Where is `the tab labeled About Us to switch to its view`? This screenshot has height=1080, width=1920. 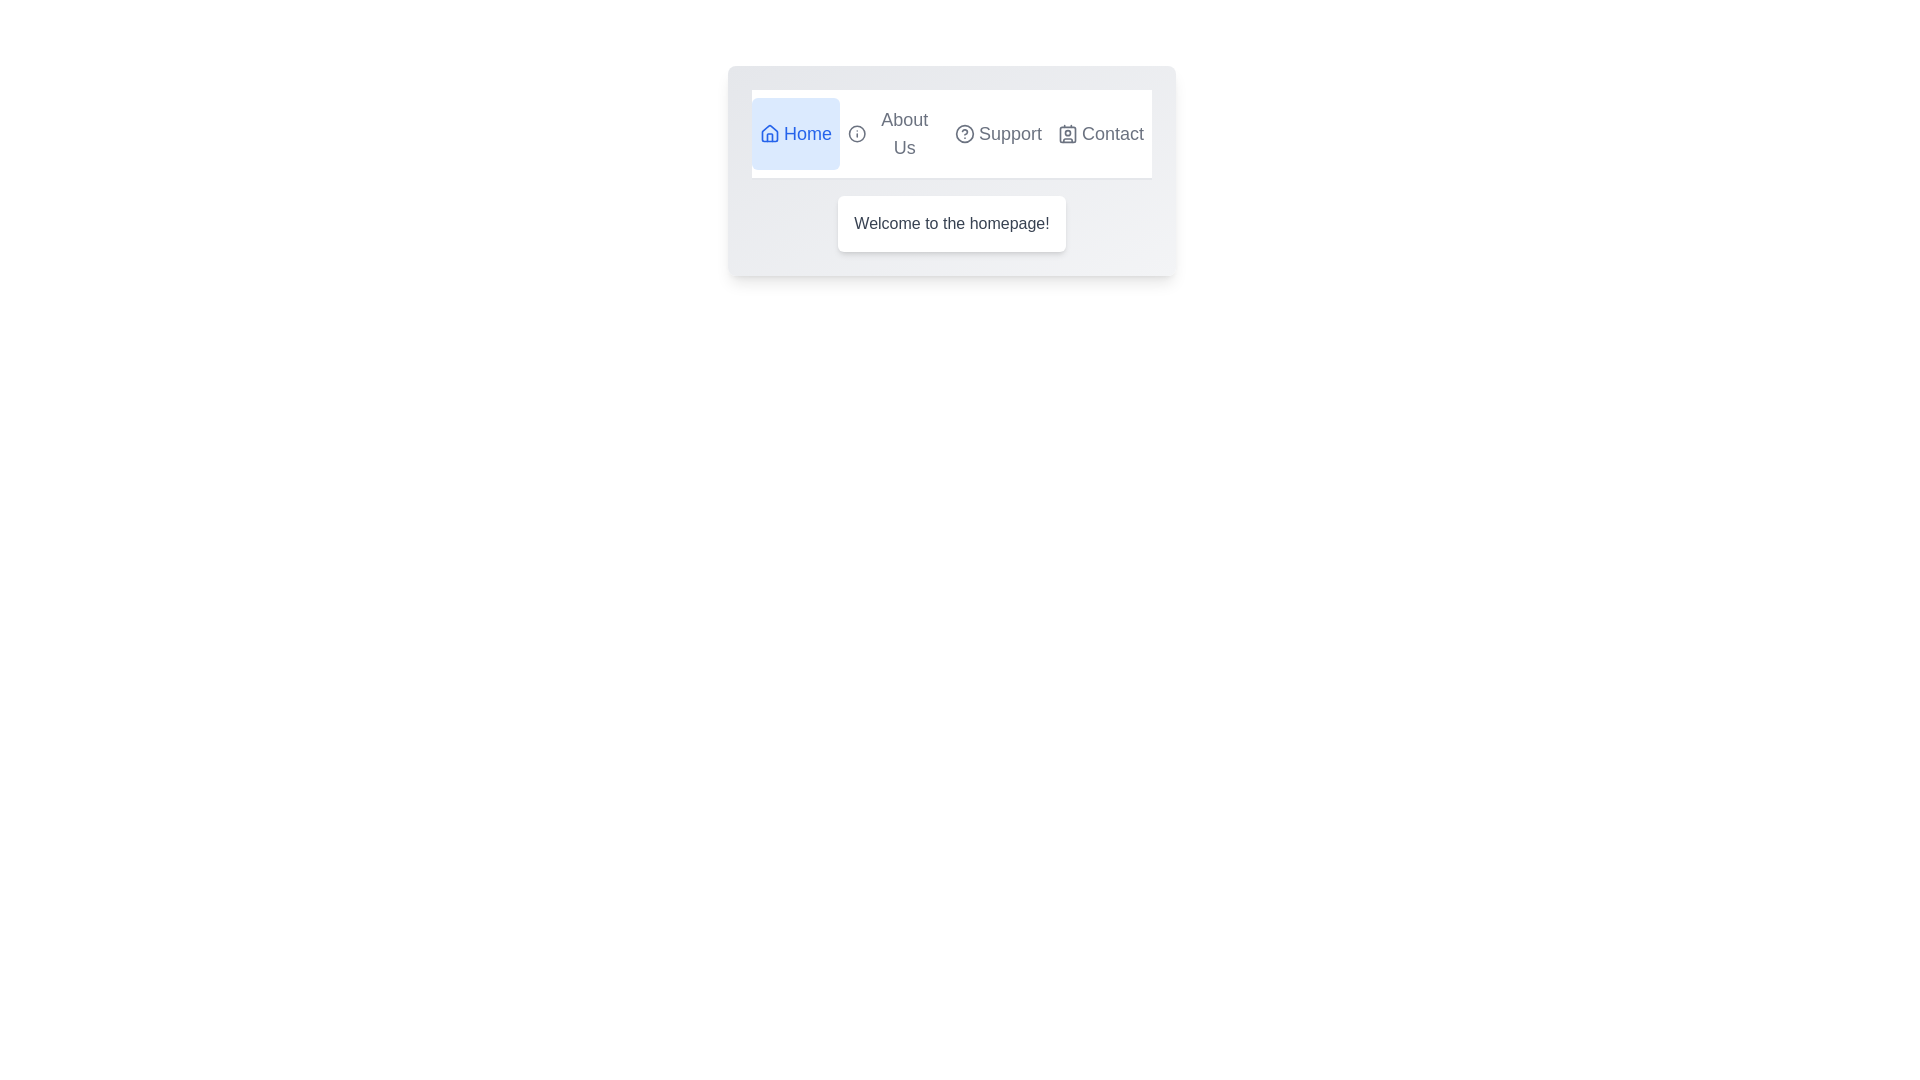 the tab labeled About Us to switch to its view is located at coordinates (891, 134).